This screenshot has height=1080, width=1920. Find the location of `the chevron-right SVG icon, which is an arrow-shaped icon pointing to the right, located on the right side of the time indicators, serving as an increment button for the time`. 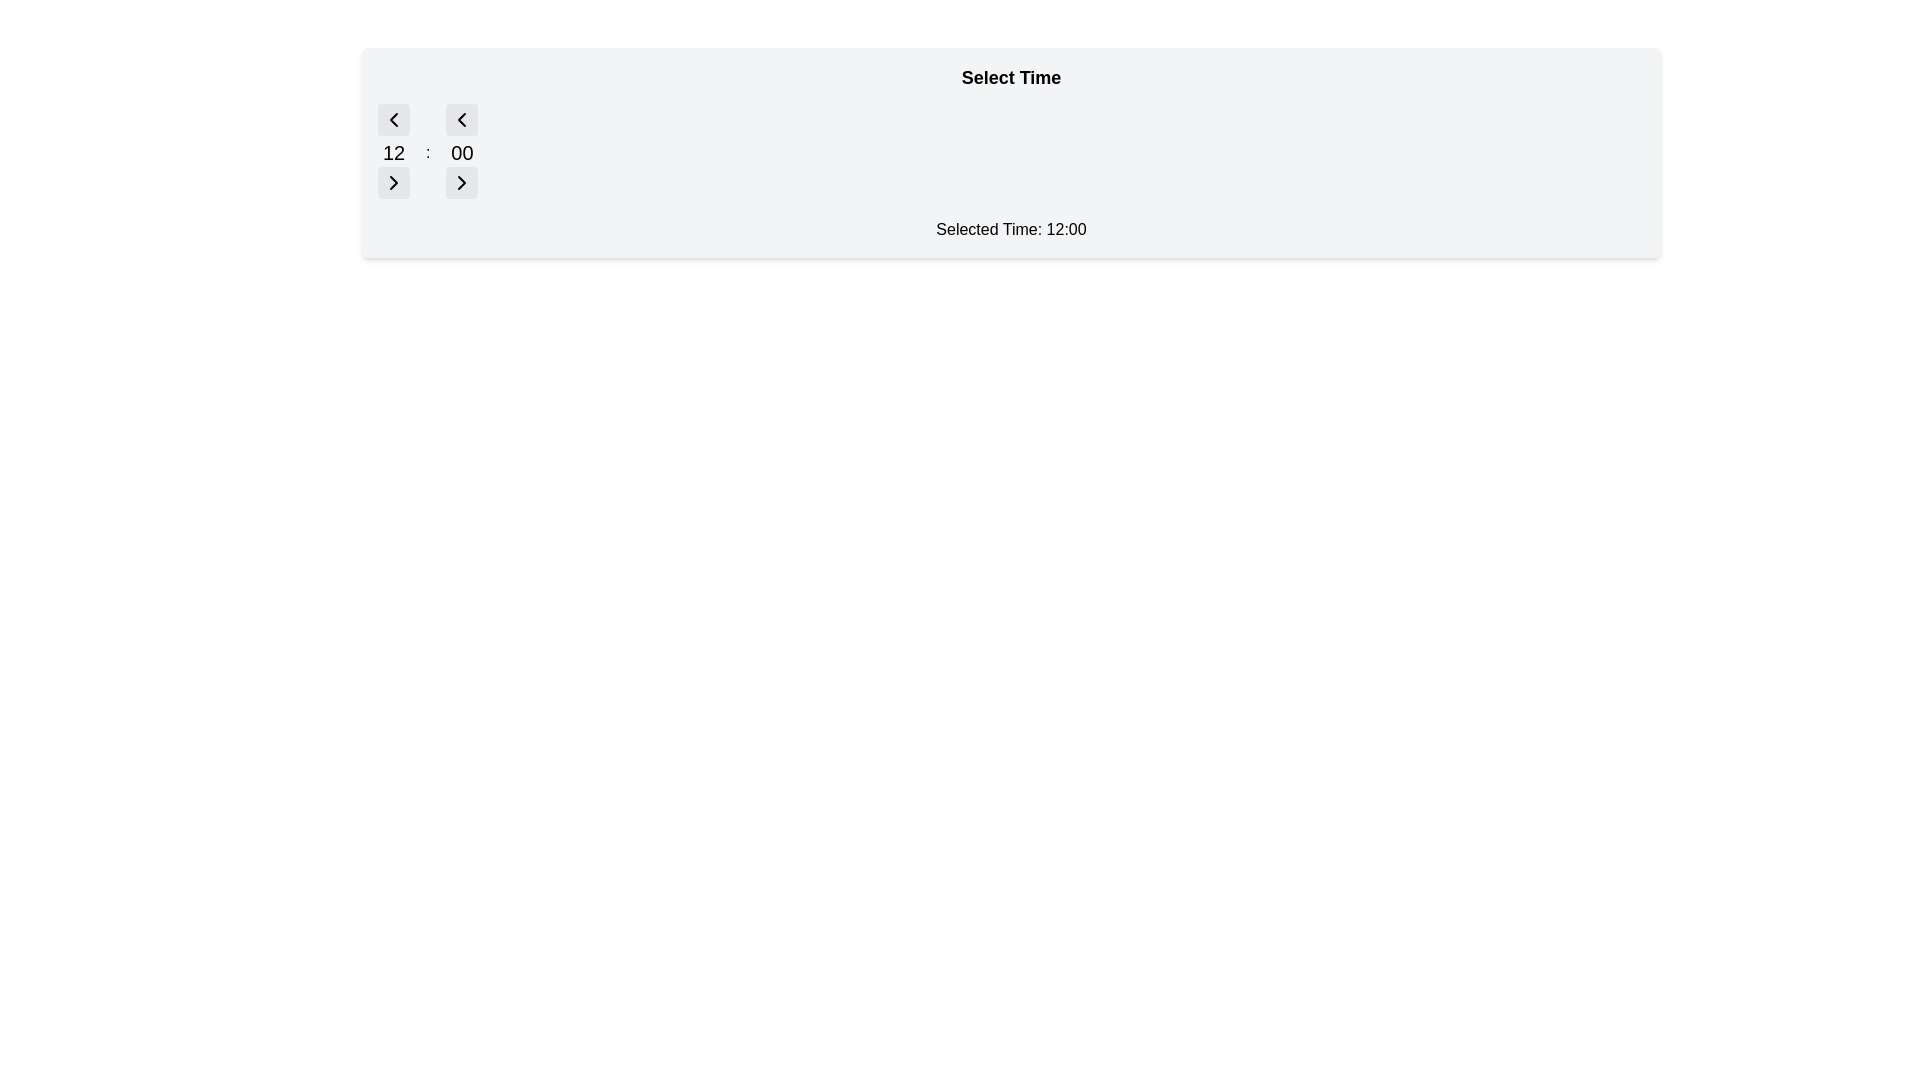

the chevron-right SVG icon, which is an arrow-shaped icon pointing to the right, located on the right side of the time indicators, serving as an increment button for the time is located at coordinates (393, 182).